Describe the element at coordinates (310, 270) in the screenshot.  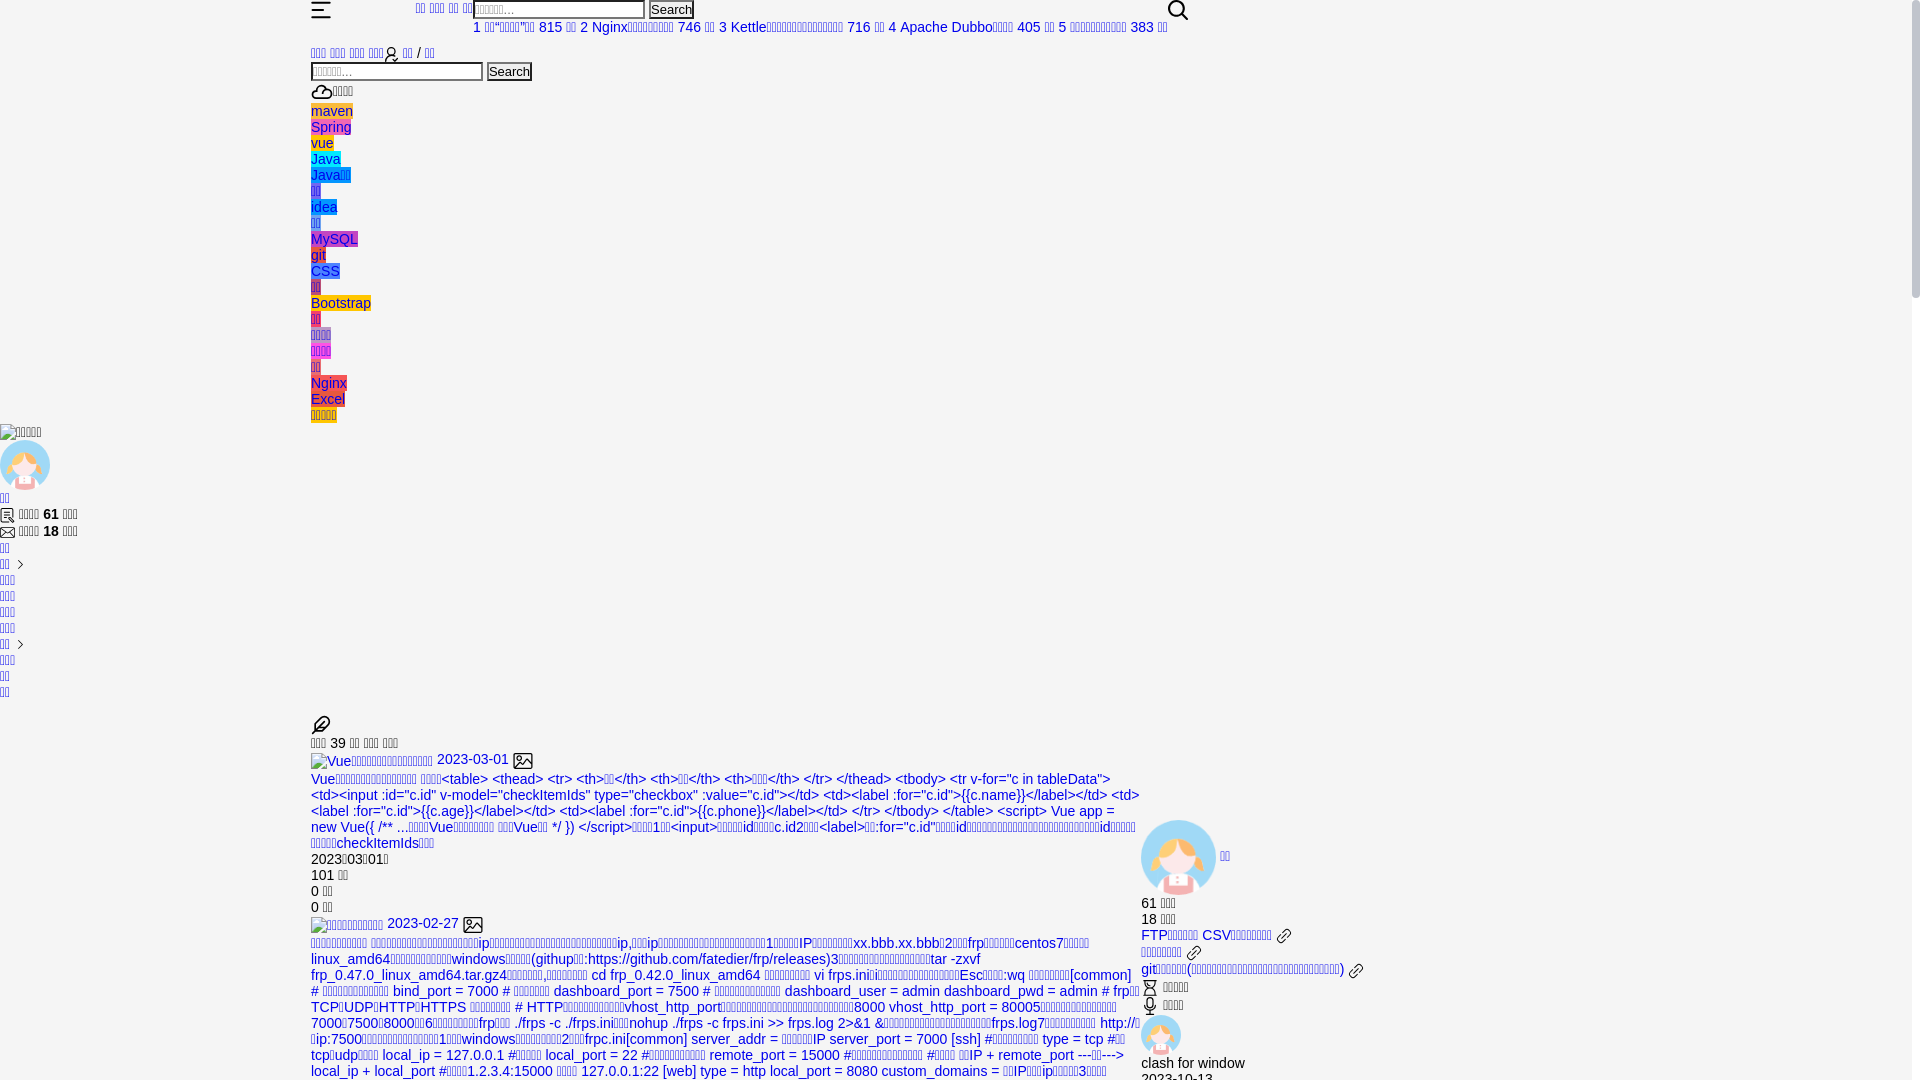
I see `'CSS'` at that location.